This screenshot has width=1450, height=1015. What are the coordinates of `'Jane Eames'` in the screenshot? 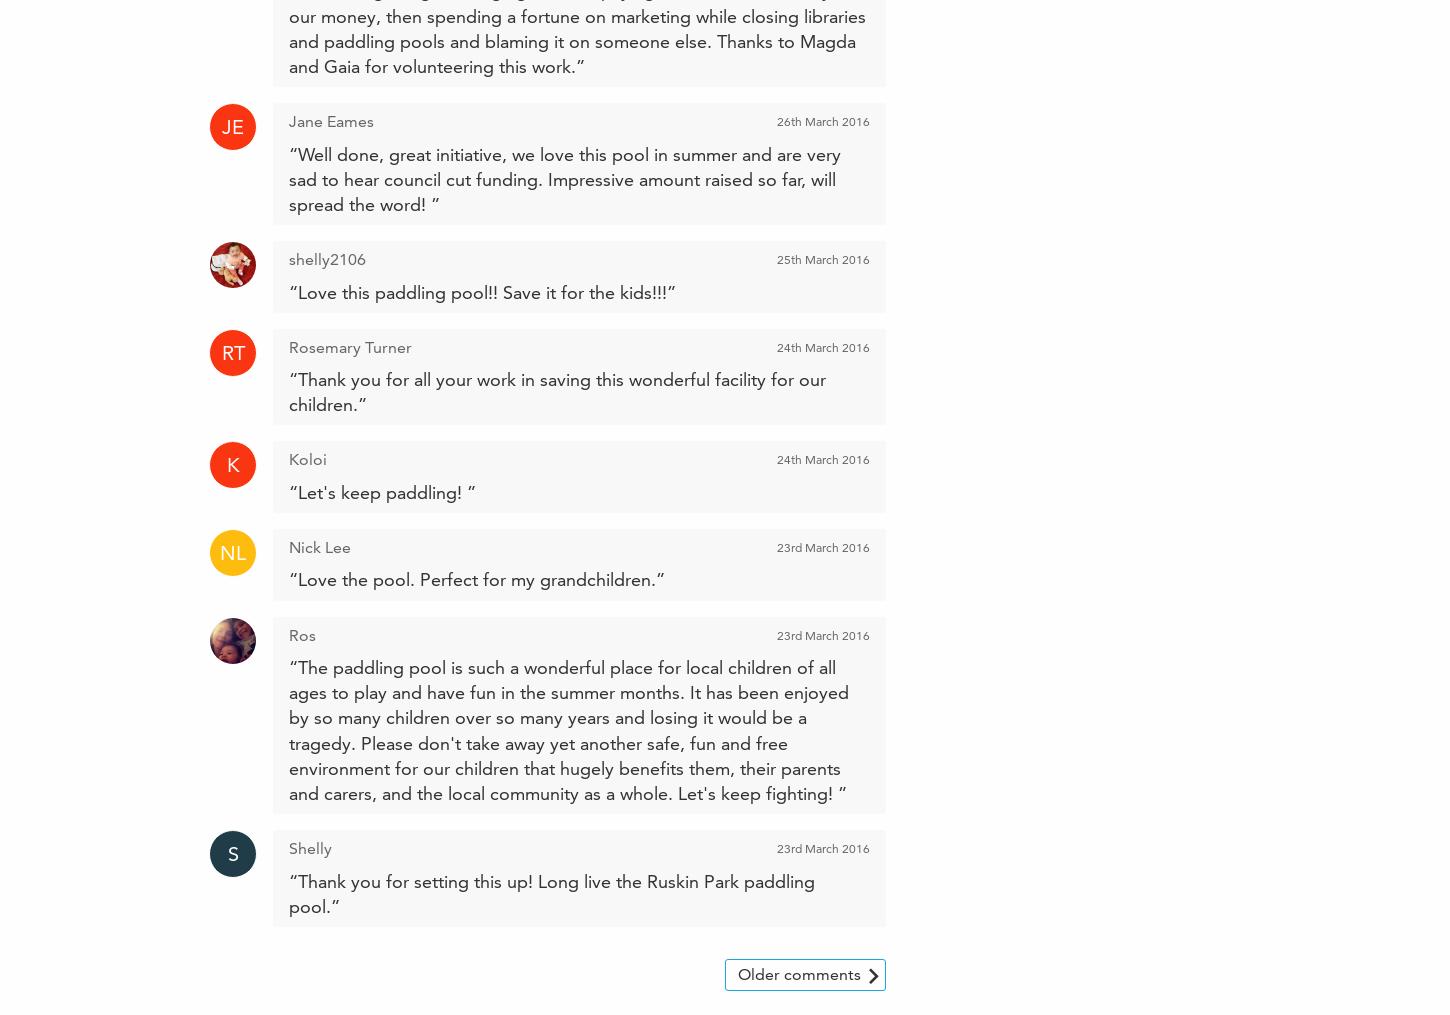 It's located at (331, 121).